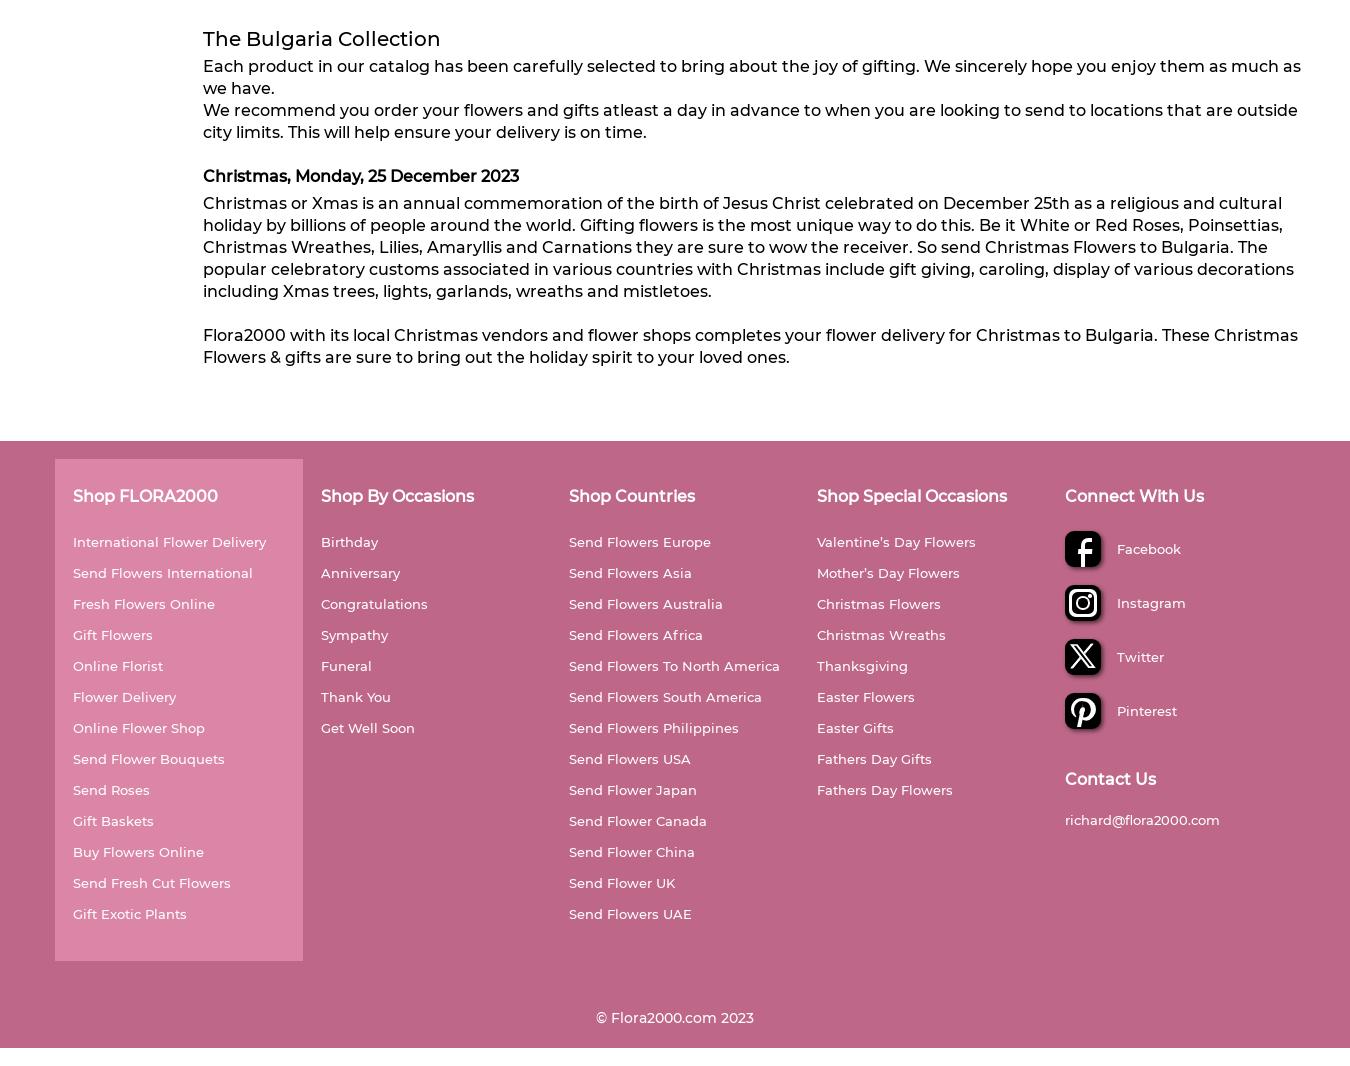 This screenshot has height=1066, width=1350. What do you see at coordinates (130, 913) in the screenshot?
I see `'Gift Exotic Plants'` at bounding box center [130, 913].